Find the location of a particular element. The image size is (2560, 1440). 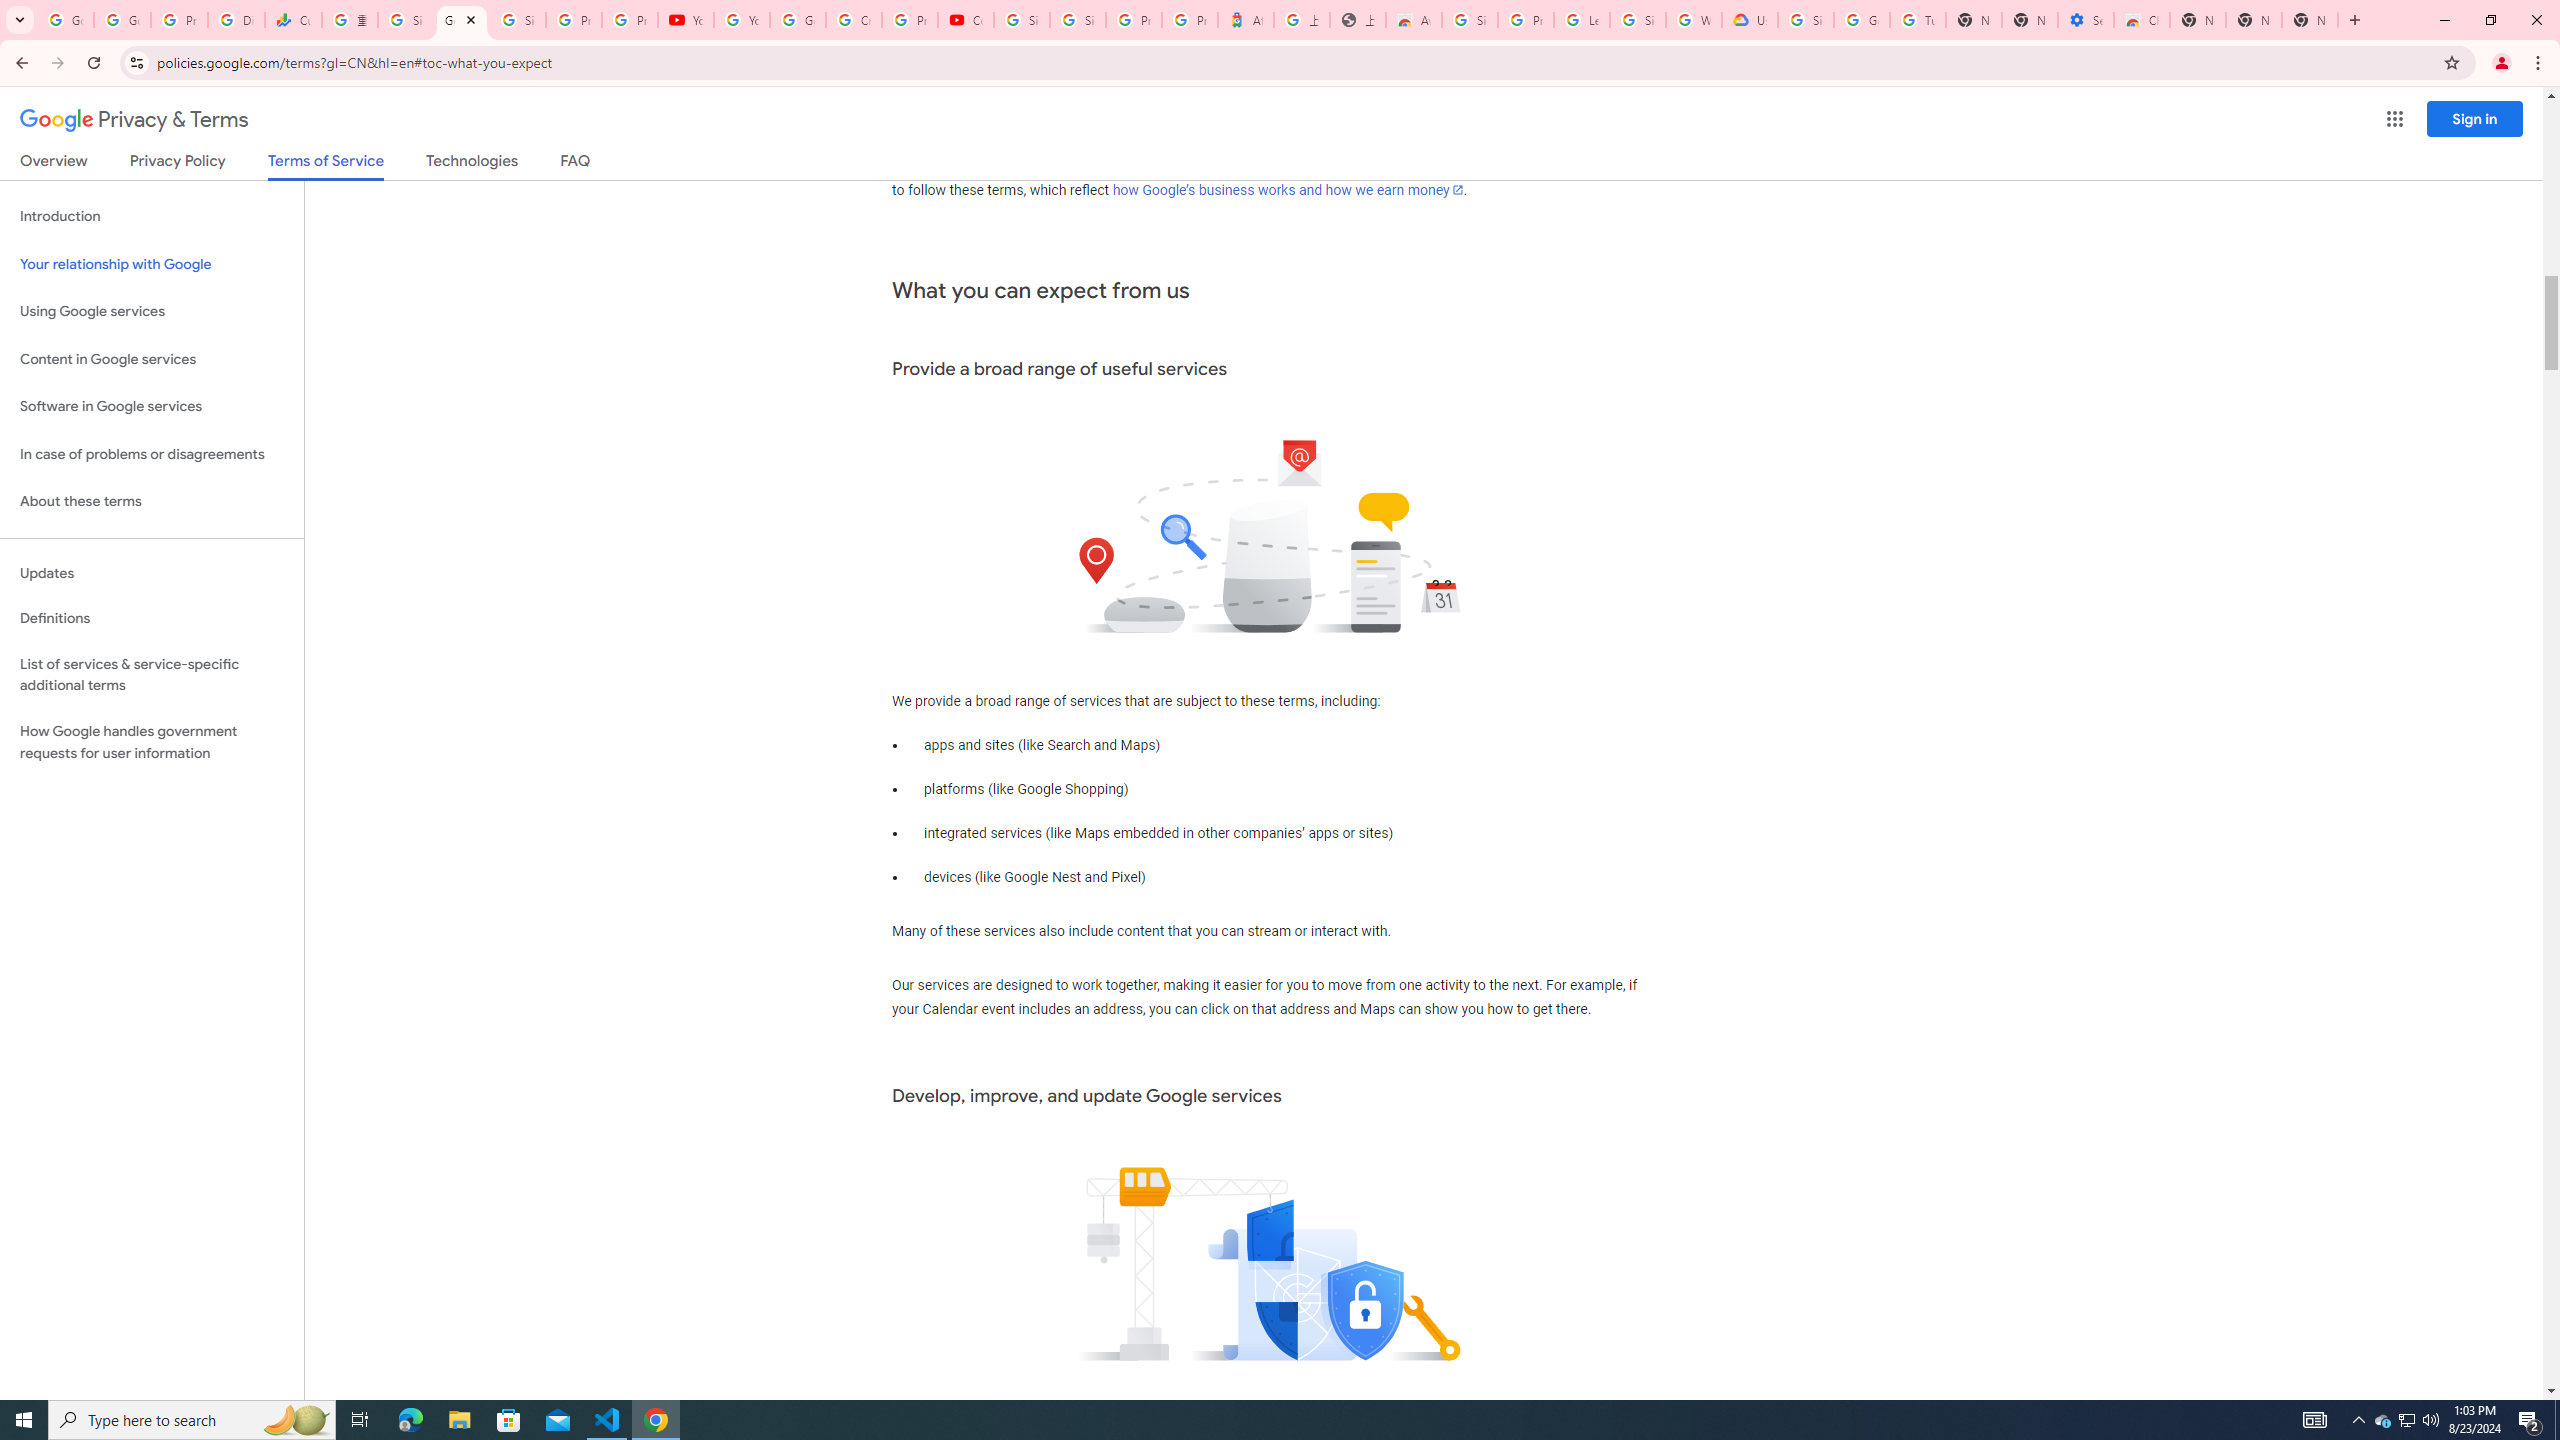

'YouTube' is located at coordinates (741, 19).